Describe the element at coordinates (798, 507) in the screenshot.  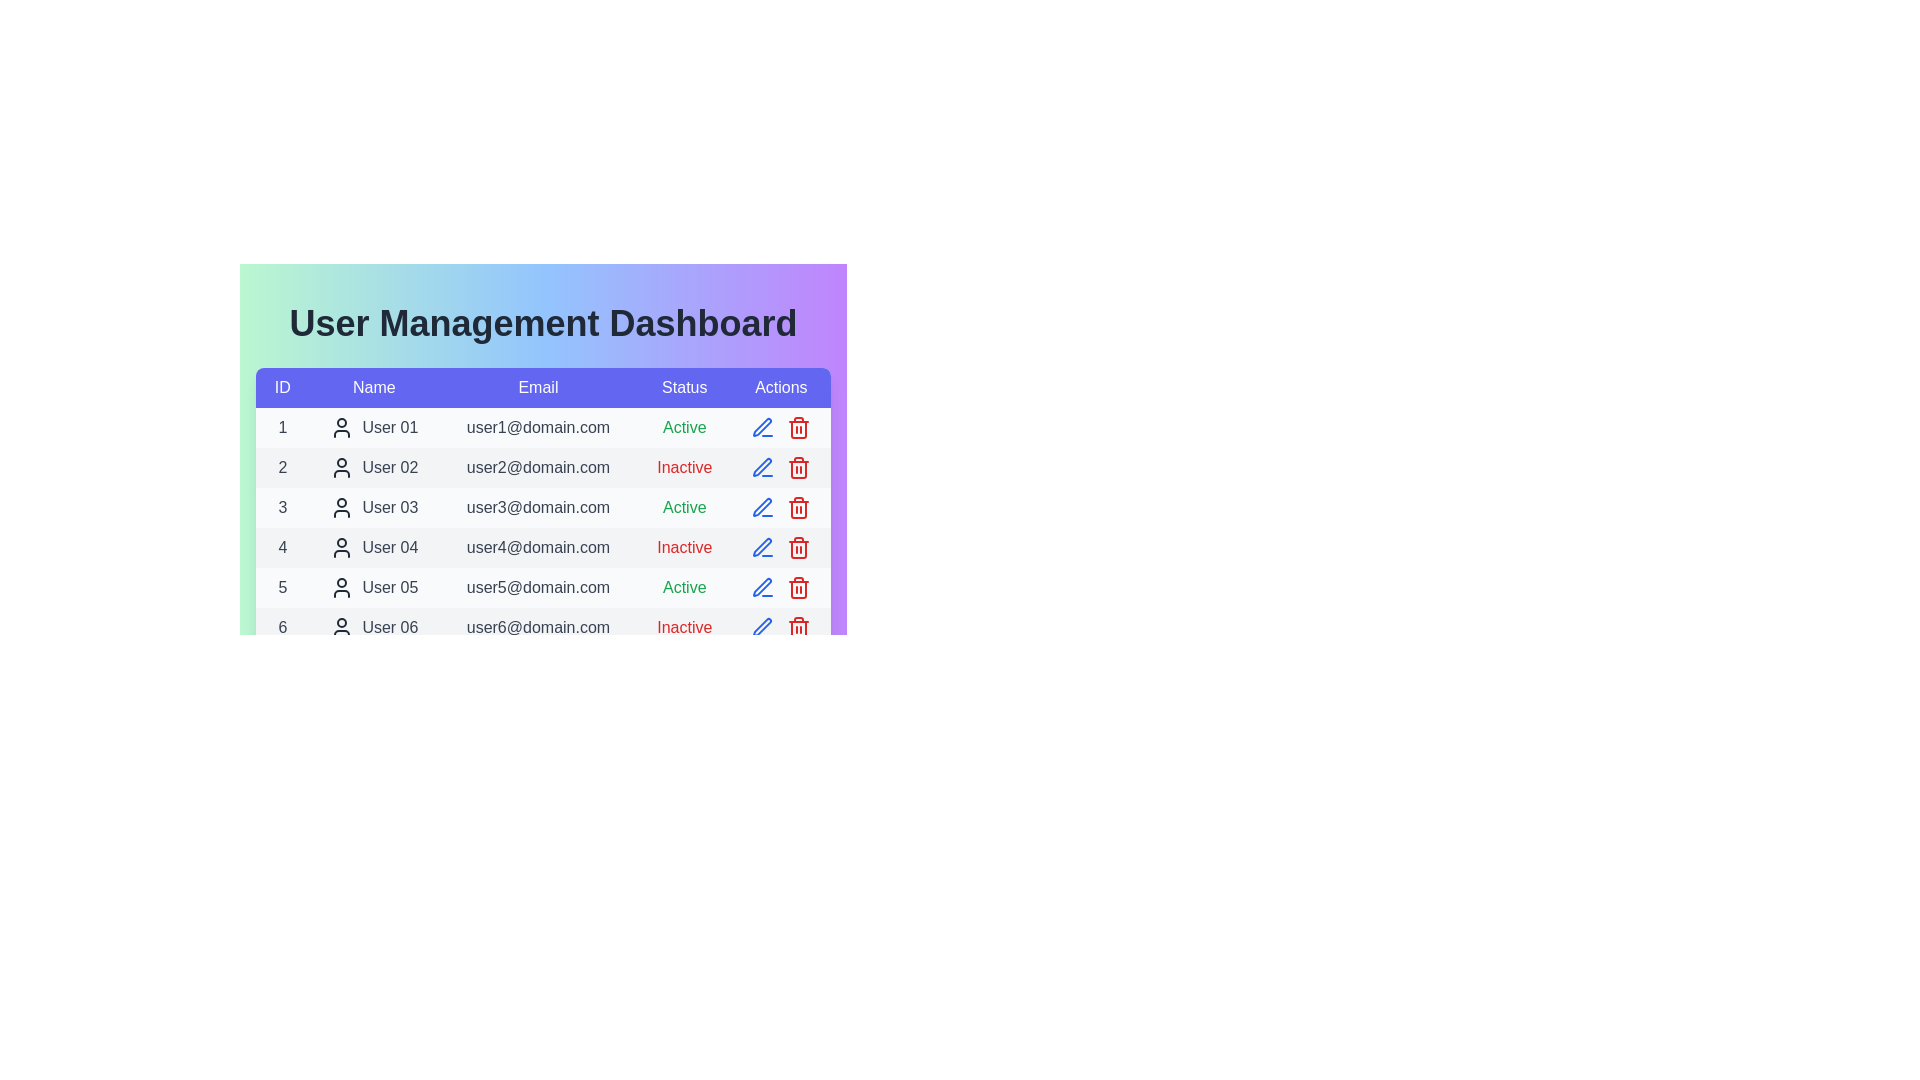
I see `the delete icon for user with ID 3` at that location.